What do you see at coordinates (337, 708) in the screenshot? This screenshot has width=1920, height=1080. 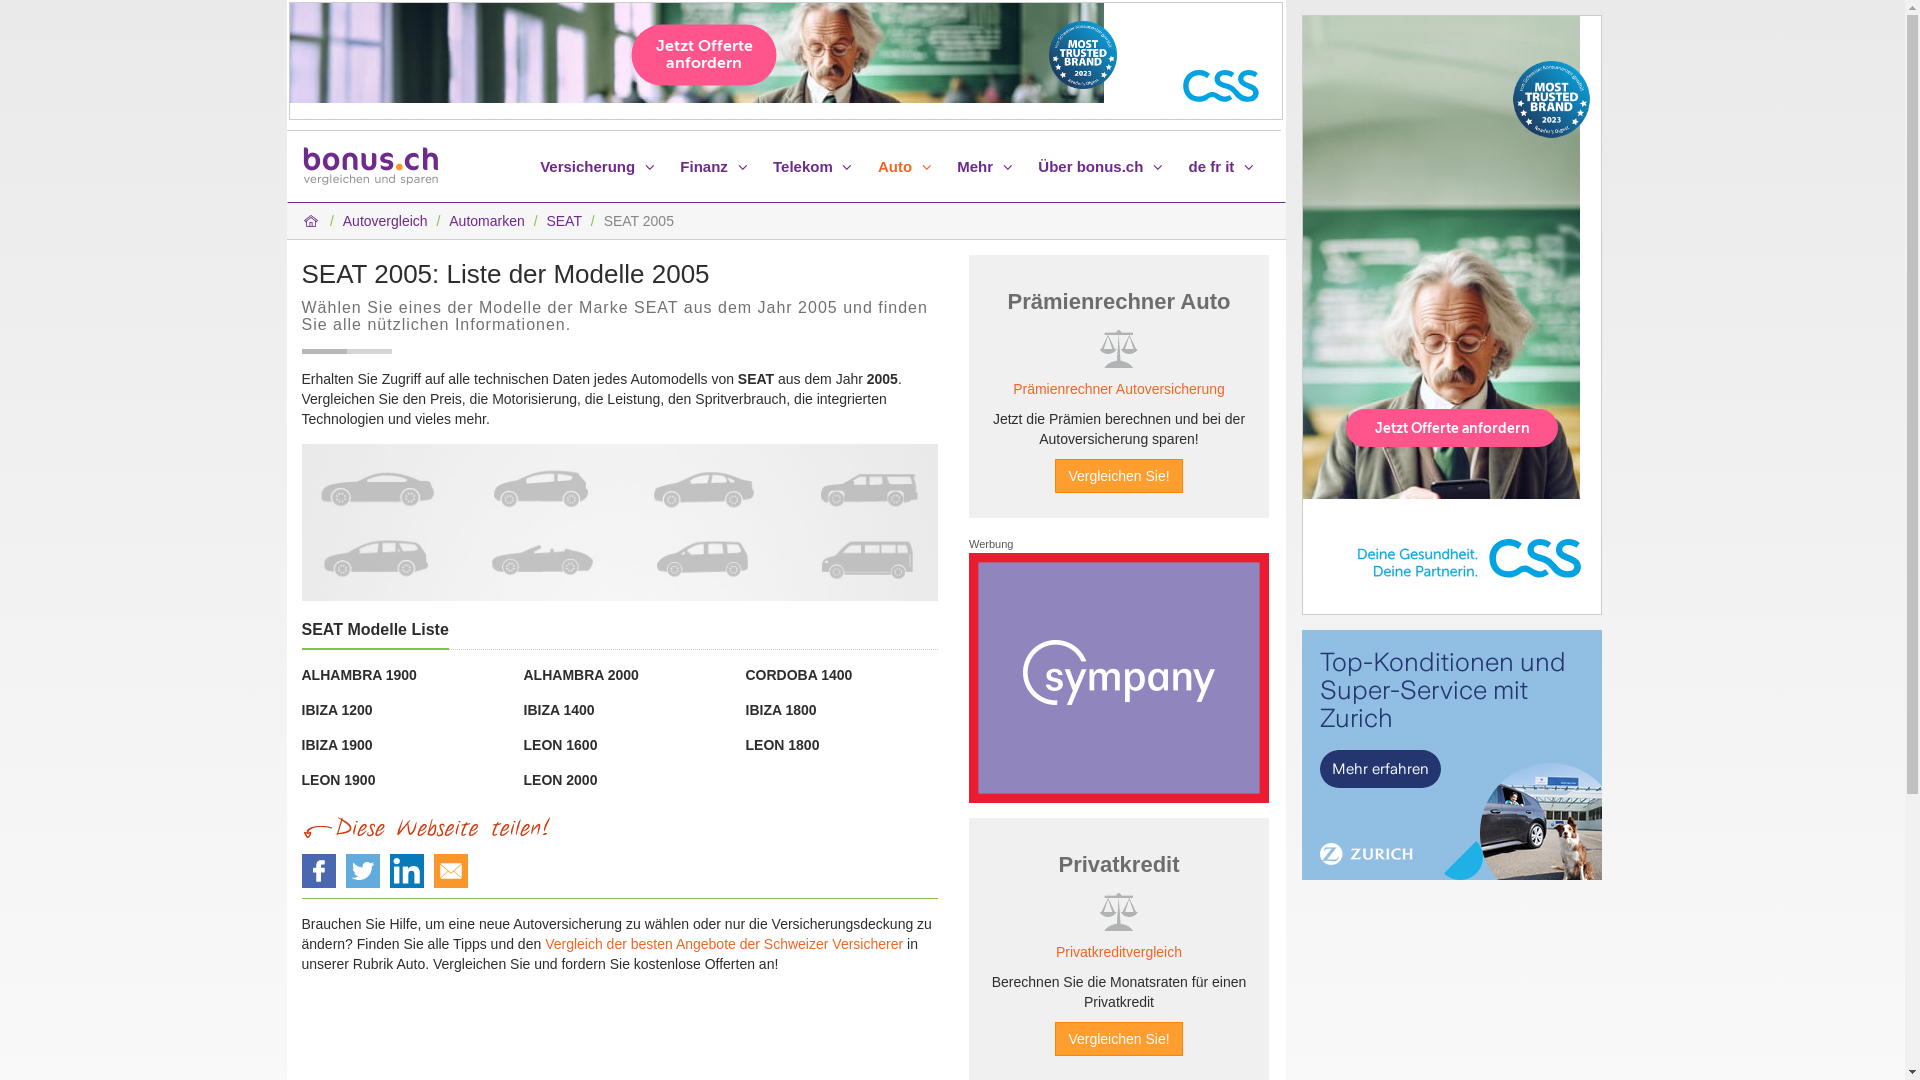 I see `'IBIZA 1200'` at bounding box center [337, 708].